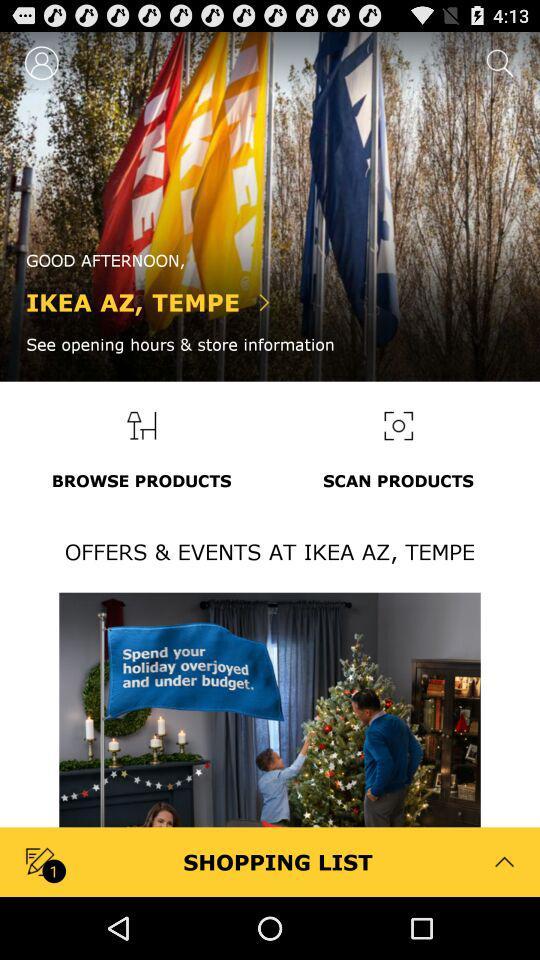 This screenshot has height=960, width=540. Describe the element at coordinates (140, 425) in the screenshot. I see `the icon which is above browse products` at that location.